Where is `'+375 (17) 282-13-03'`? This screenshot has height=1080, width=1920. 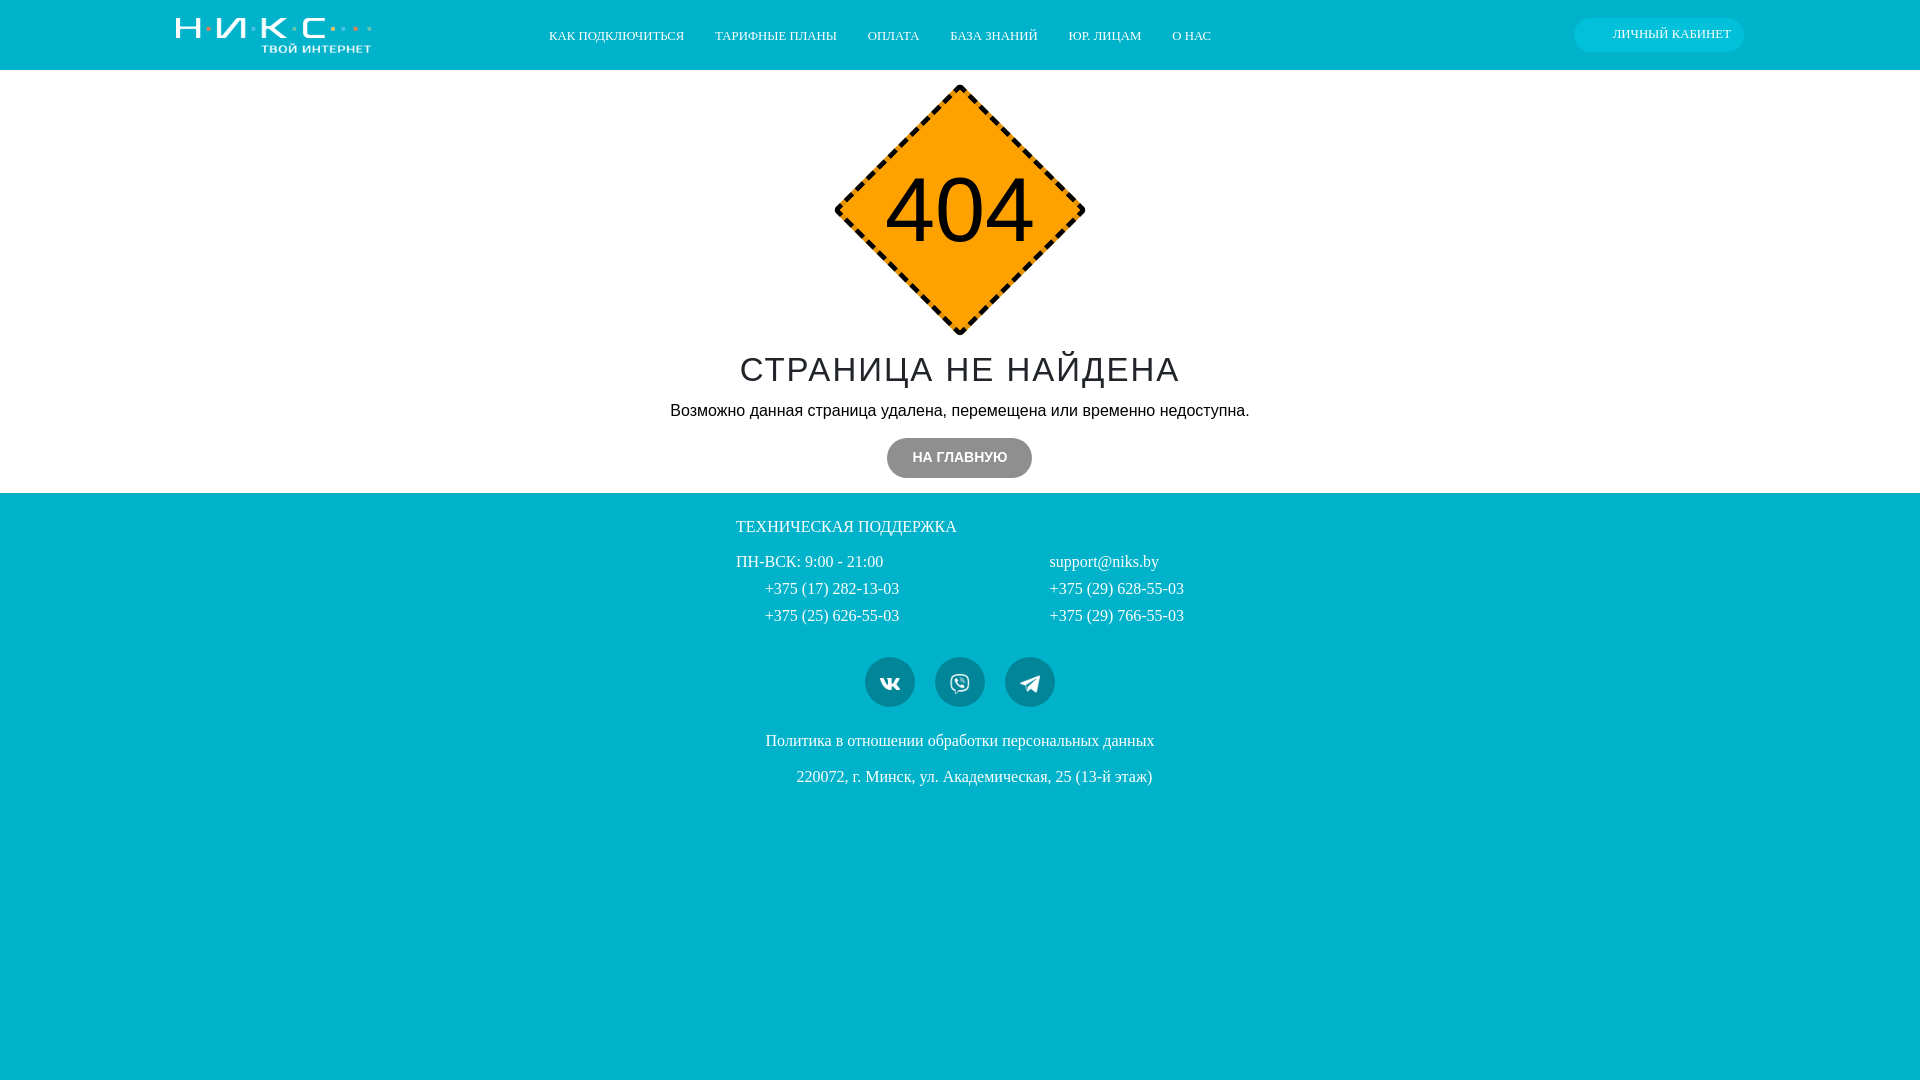
'+375 (17) 282-13-03' is located at coordinates (817, 587).